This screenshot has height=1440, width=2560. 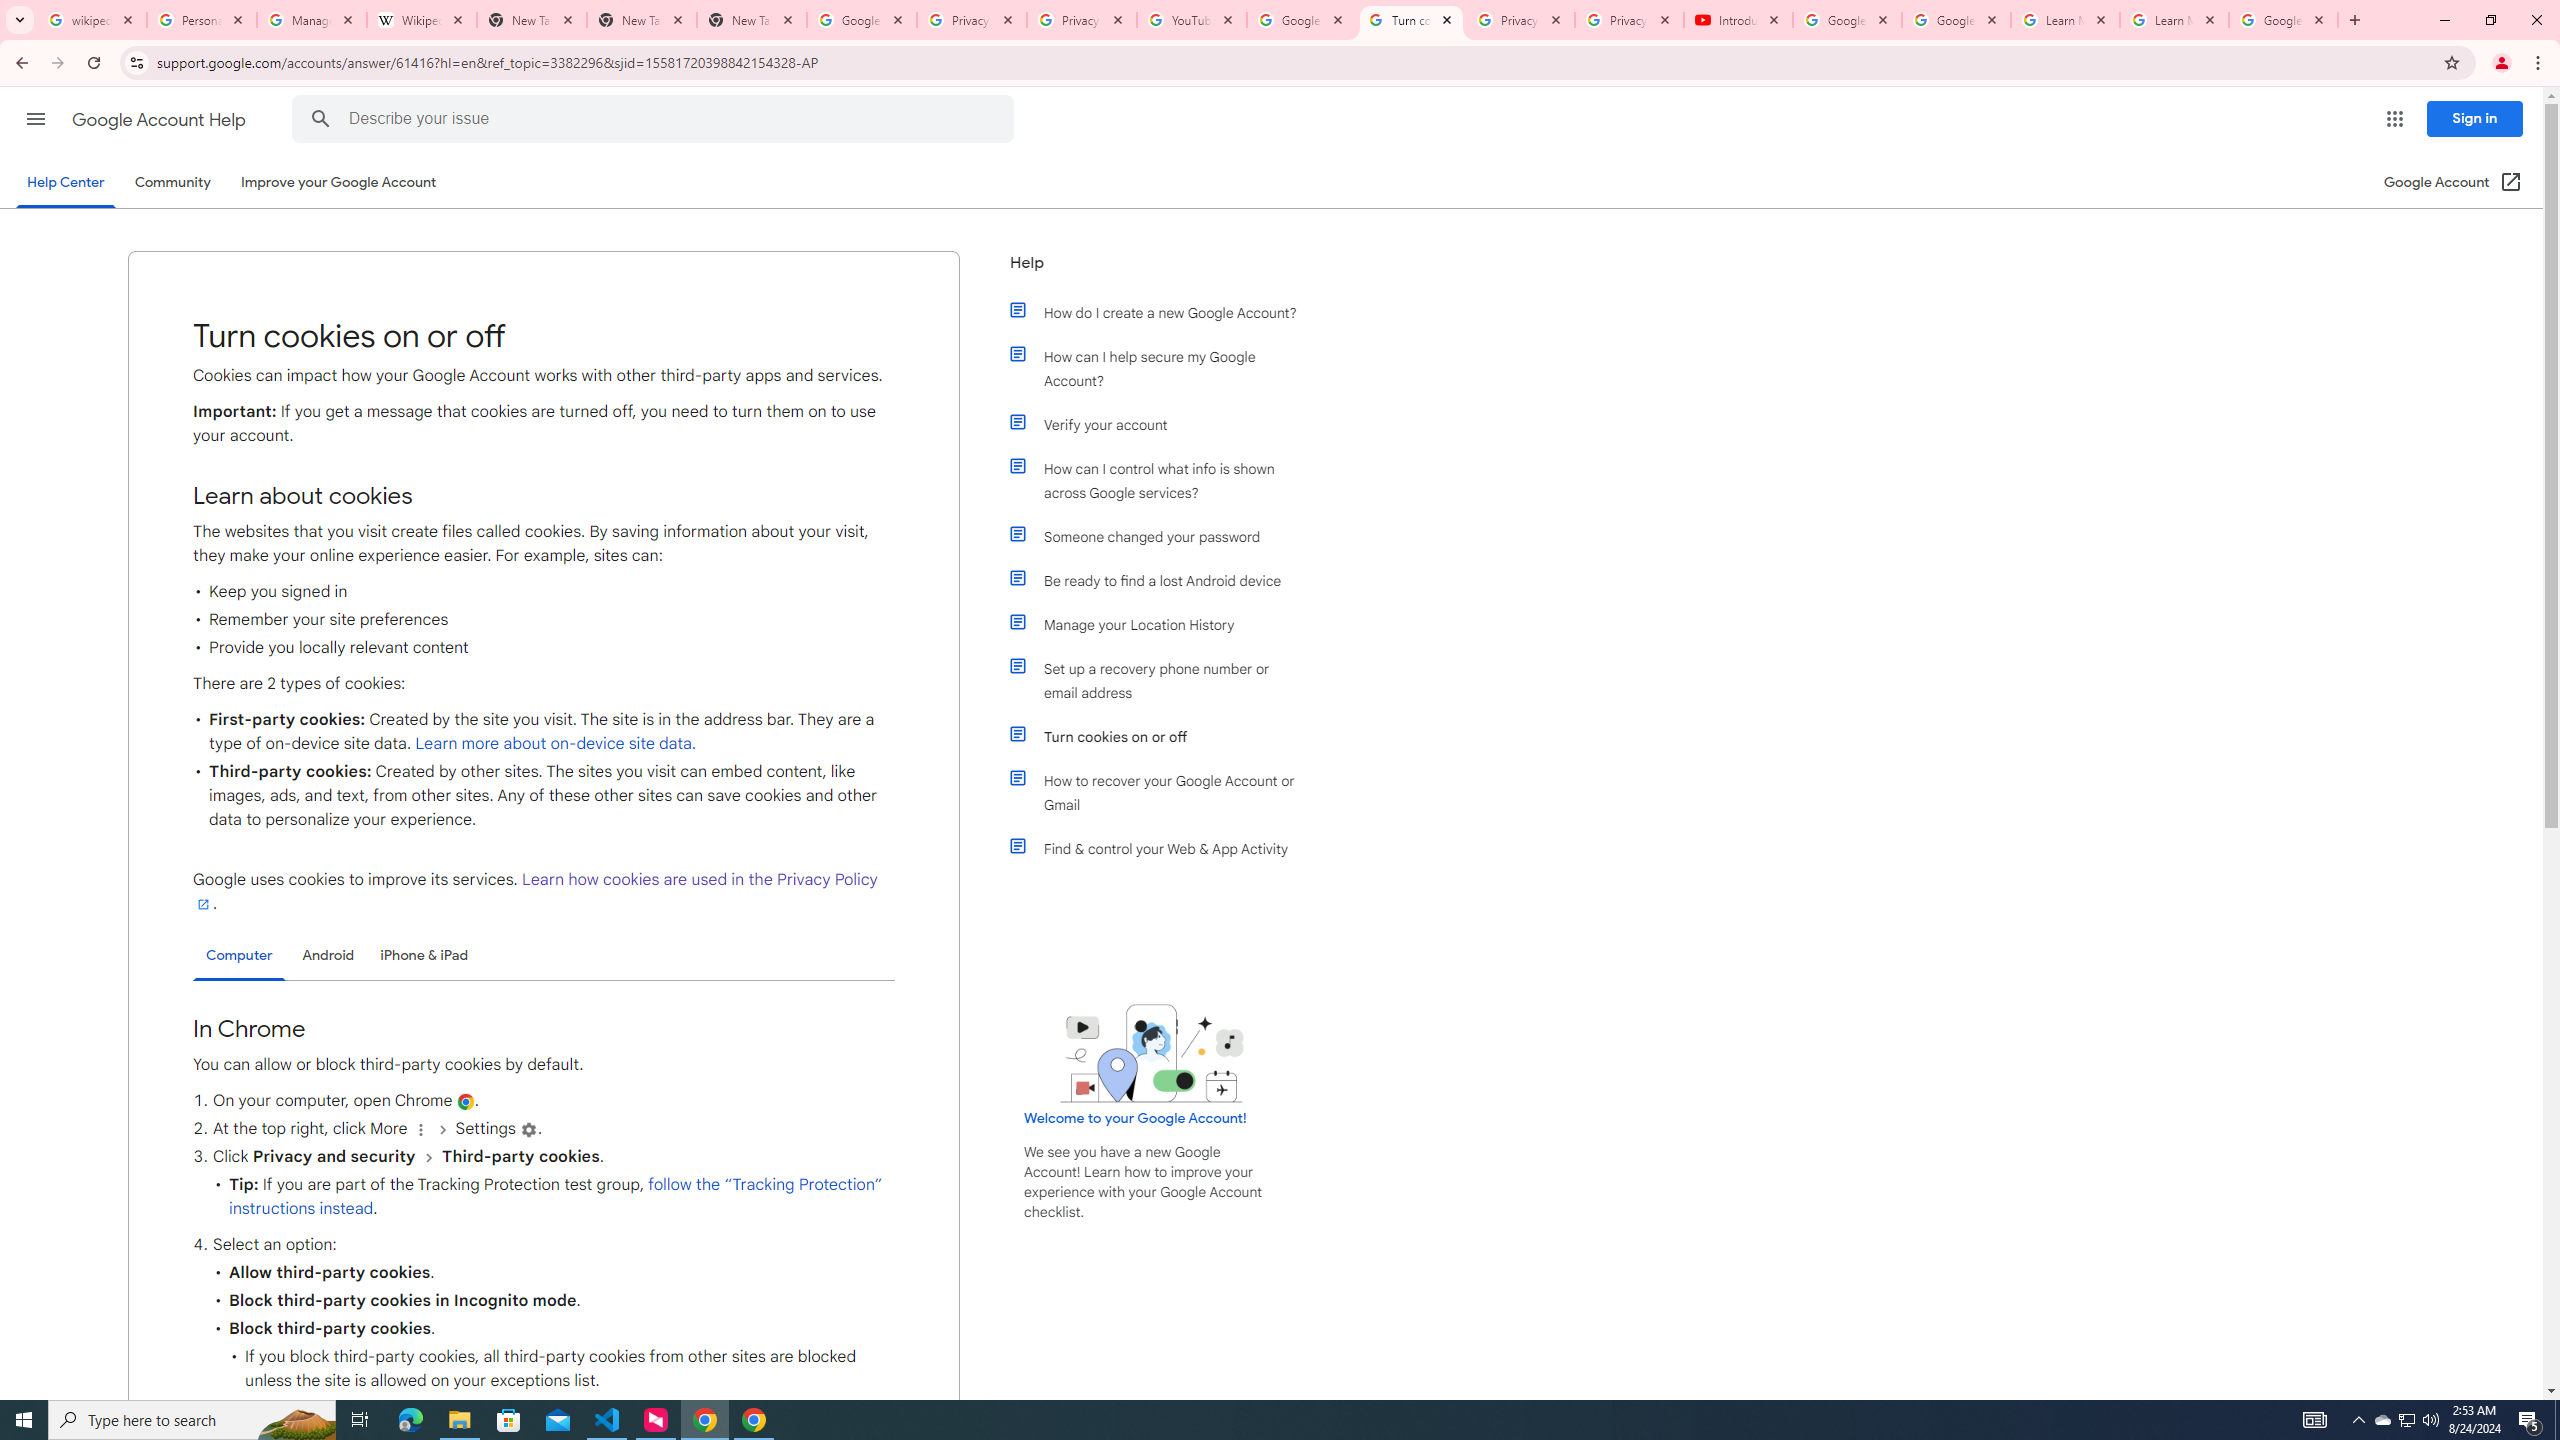 I want to click on 'Learning Center home page image', so click(x=1151, y=1053).